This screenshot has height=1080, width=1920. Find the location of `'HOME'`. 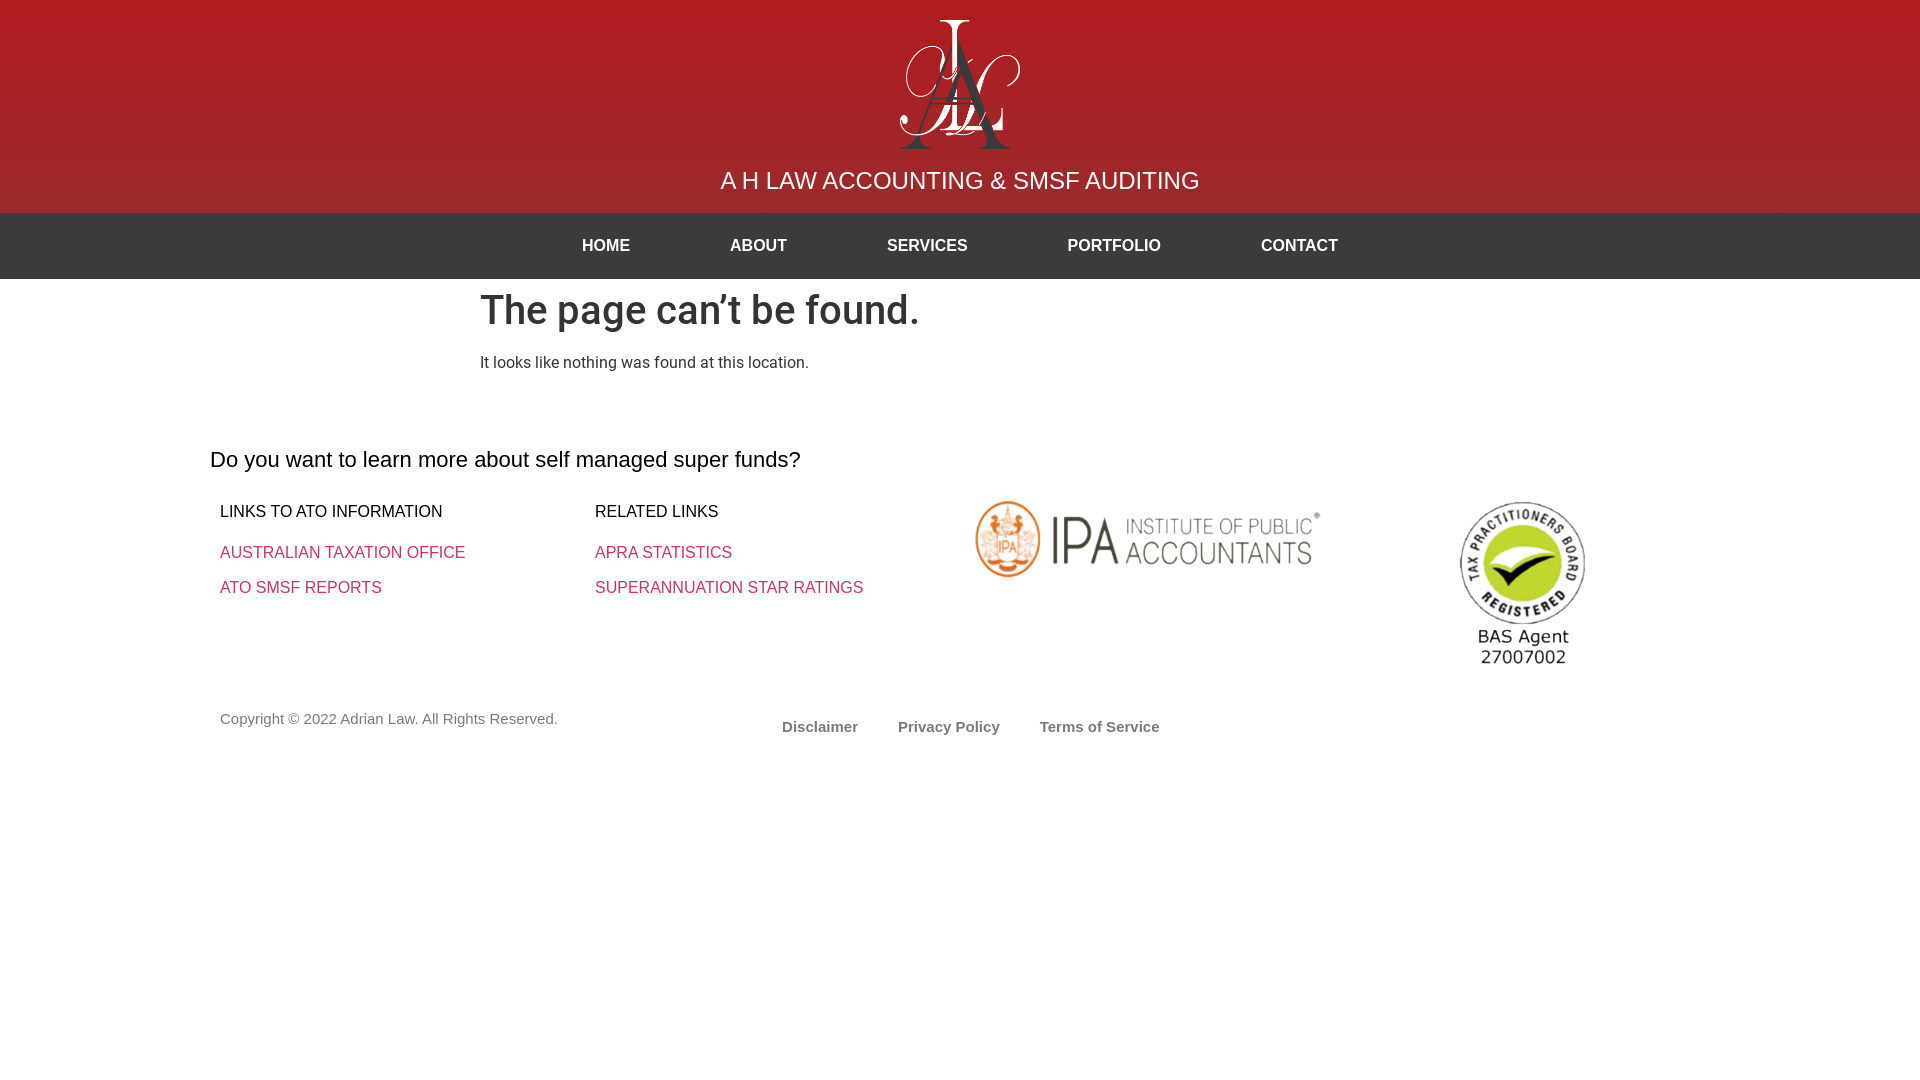

'HOME' is located at coordinates (604, 245).